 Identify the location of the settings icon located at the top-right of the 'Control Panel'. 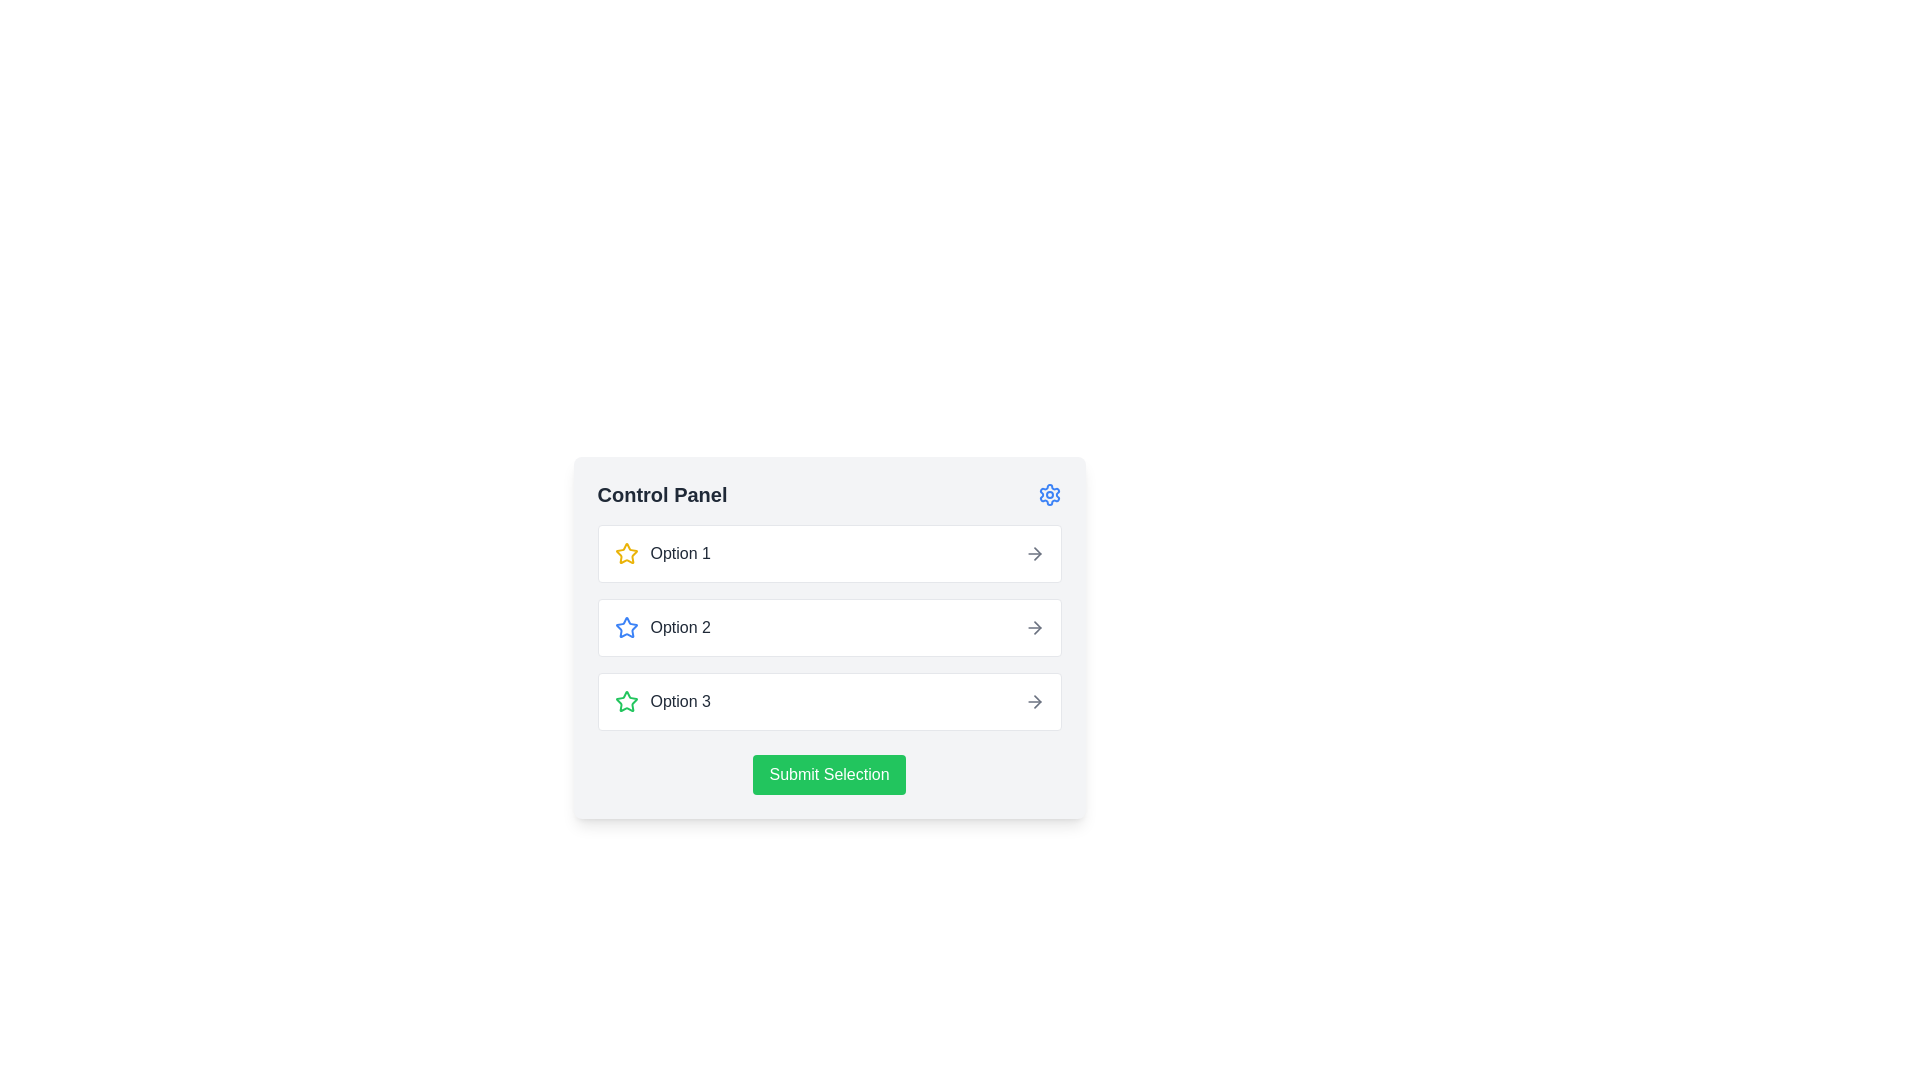
(1048, 494).